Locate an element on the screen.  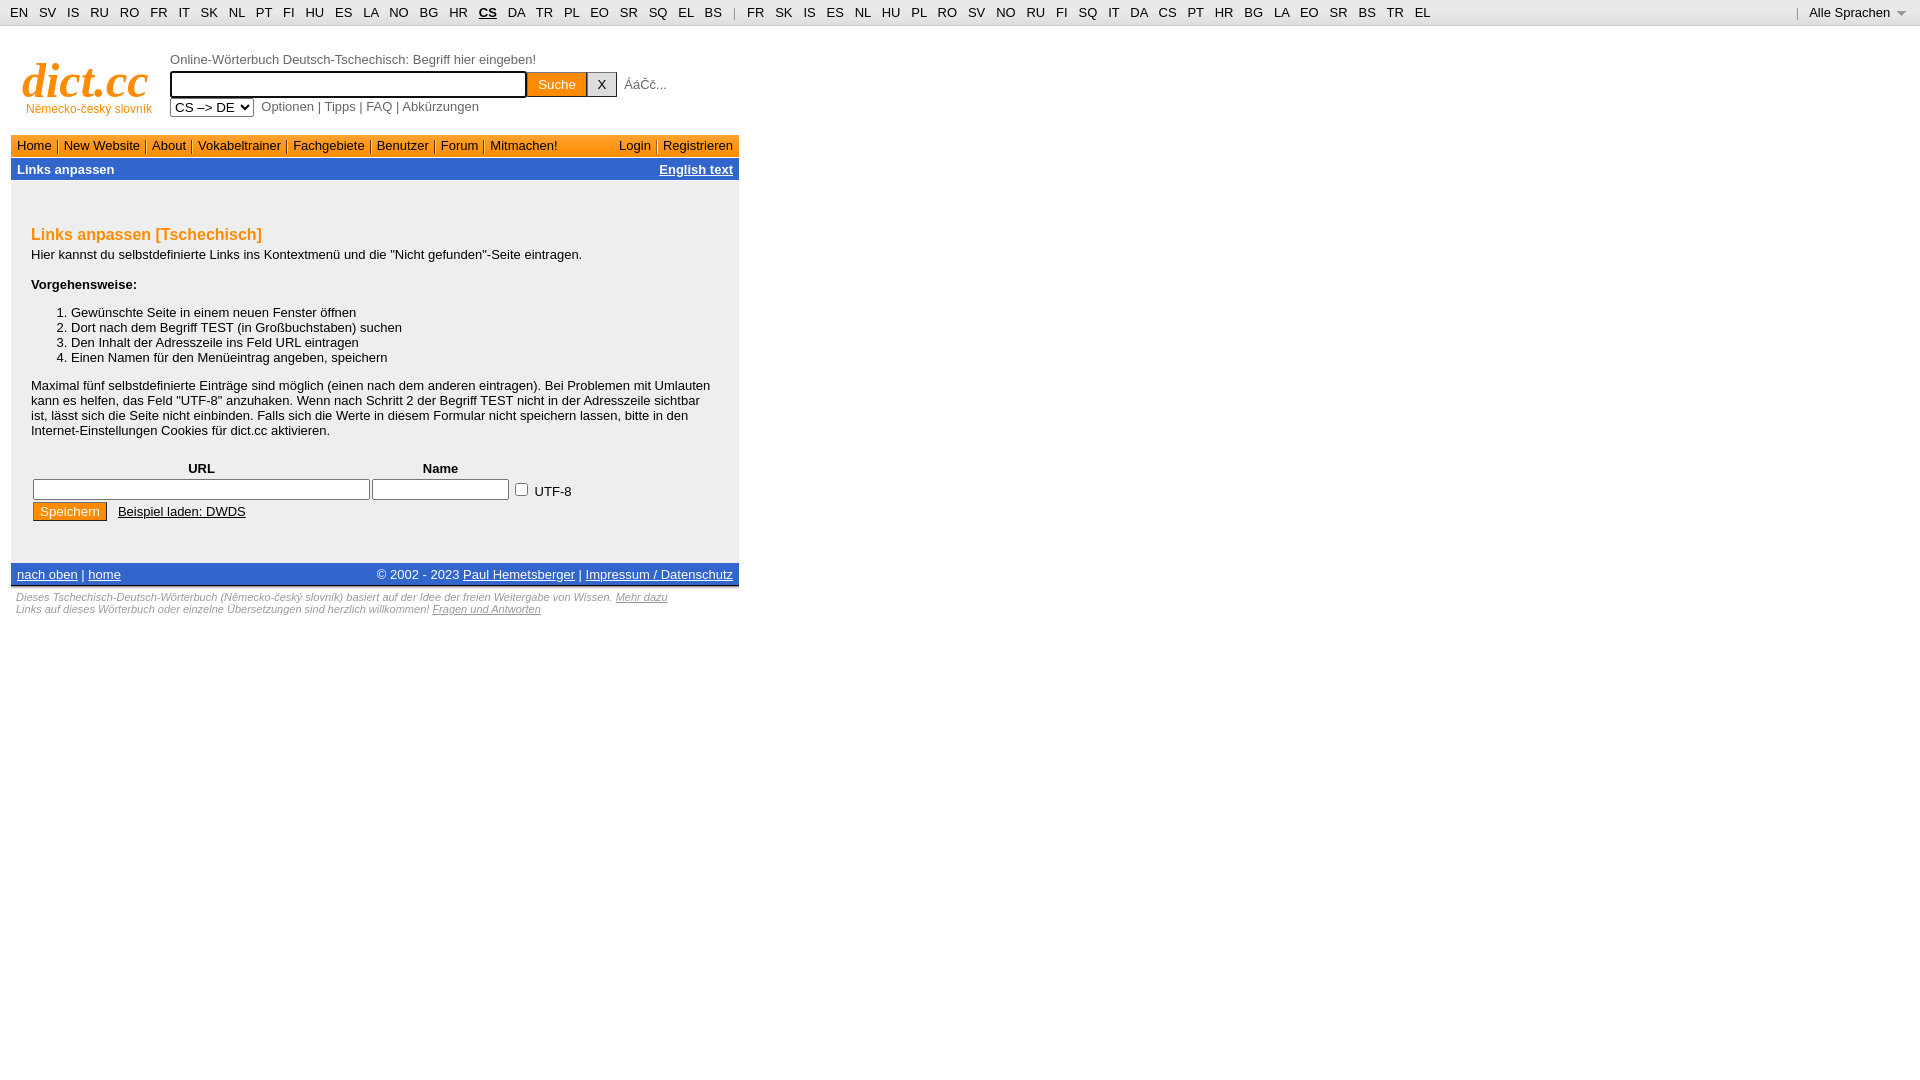
'Beispiel laden: DWDS' is located at coordinates (182, 510).